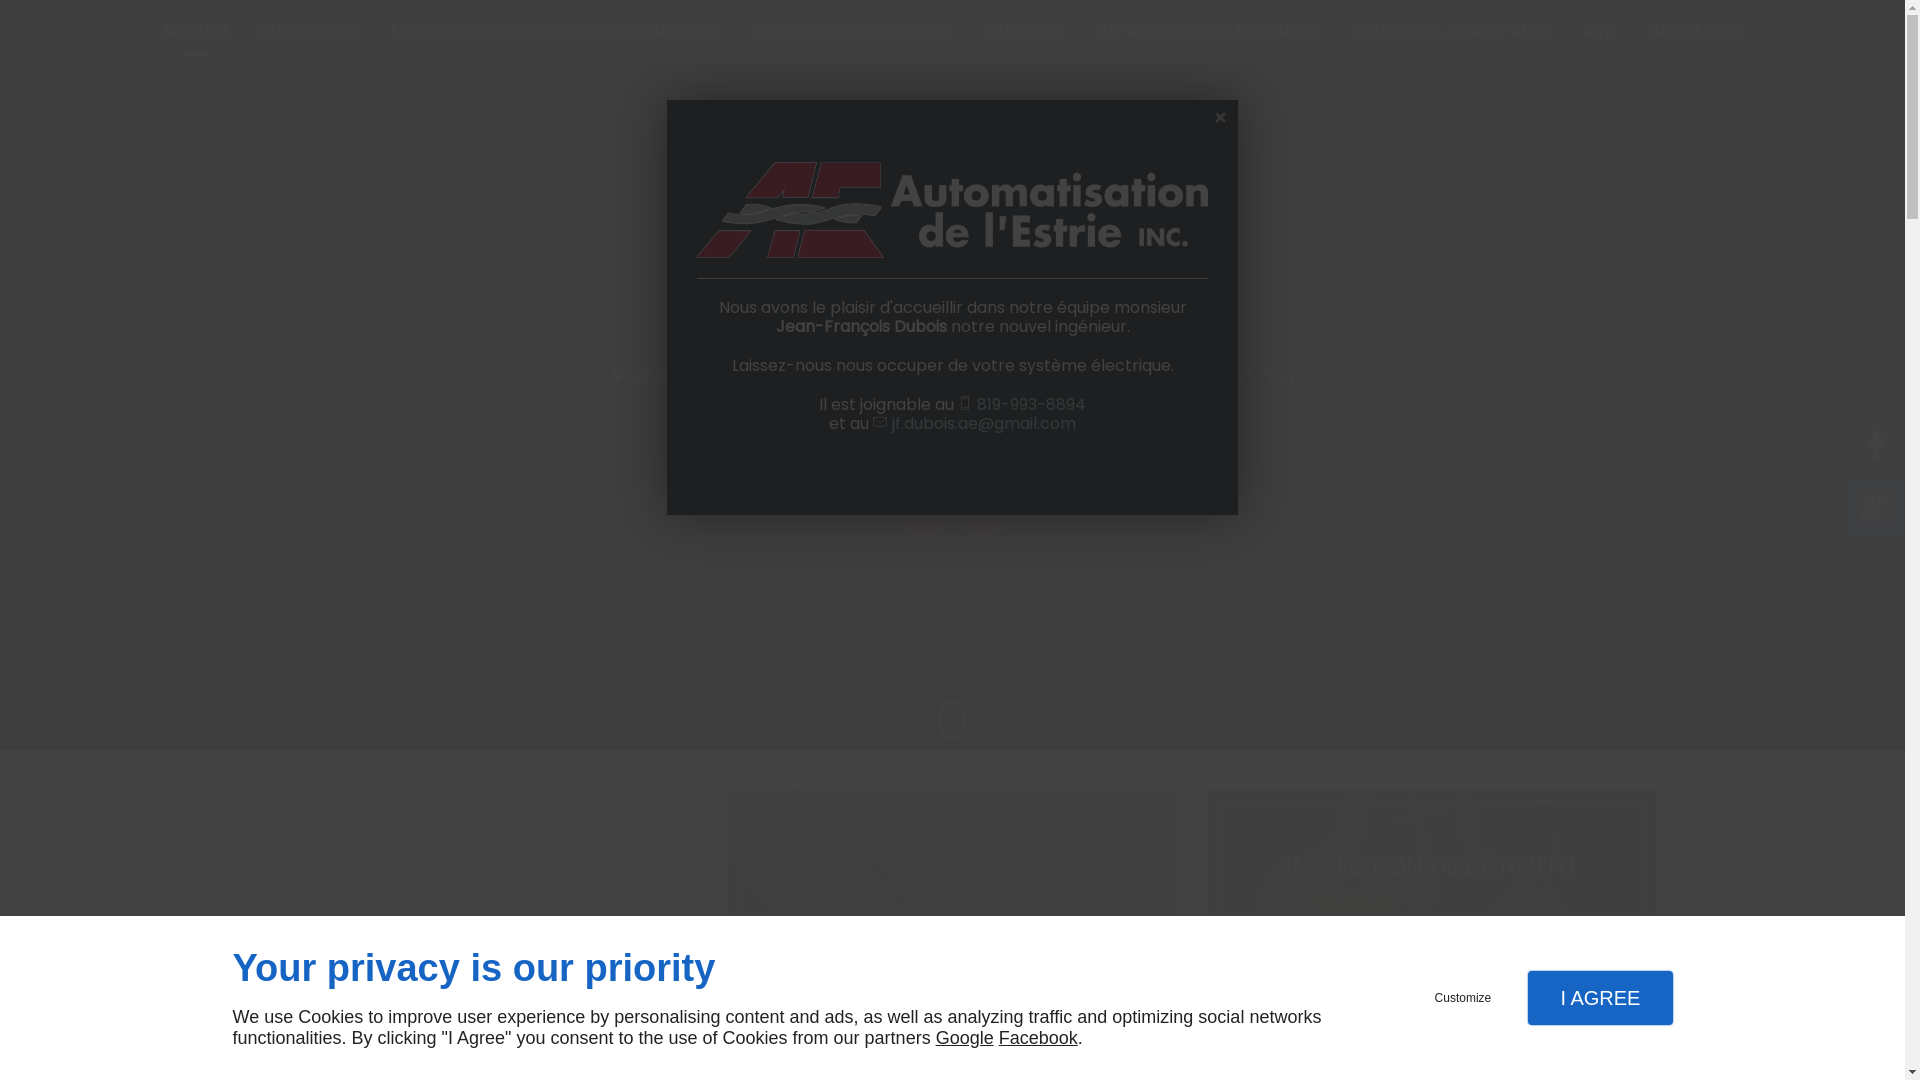 The image size is (1920, 1080). What do you see at coordinates (1694, 31) in the screenshot?
I see `'INFOLETTRE'` at bounding box center [1694, 31].